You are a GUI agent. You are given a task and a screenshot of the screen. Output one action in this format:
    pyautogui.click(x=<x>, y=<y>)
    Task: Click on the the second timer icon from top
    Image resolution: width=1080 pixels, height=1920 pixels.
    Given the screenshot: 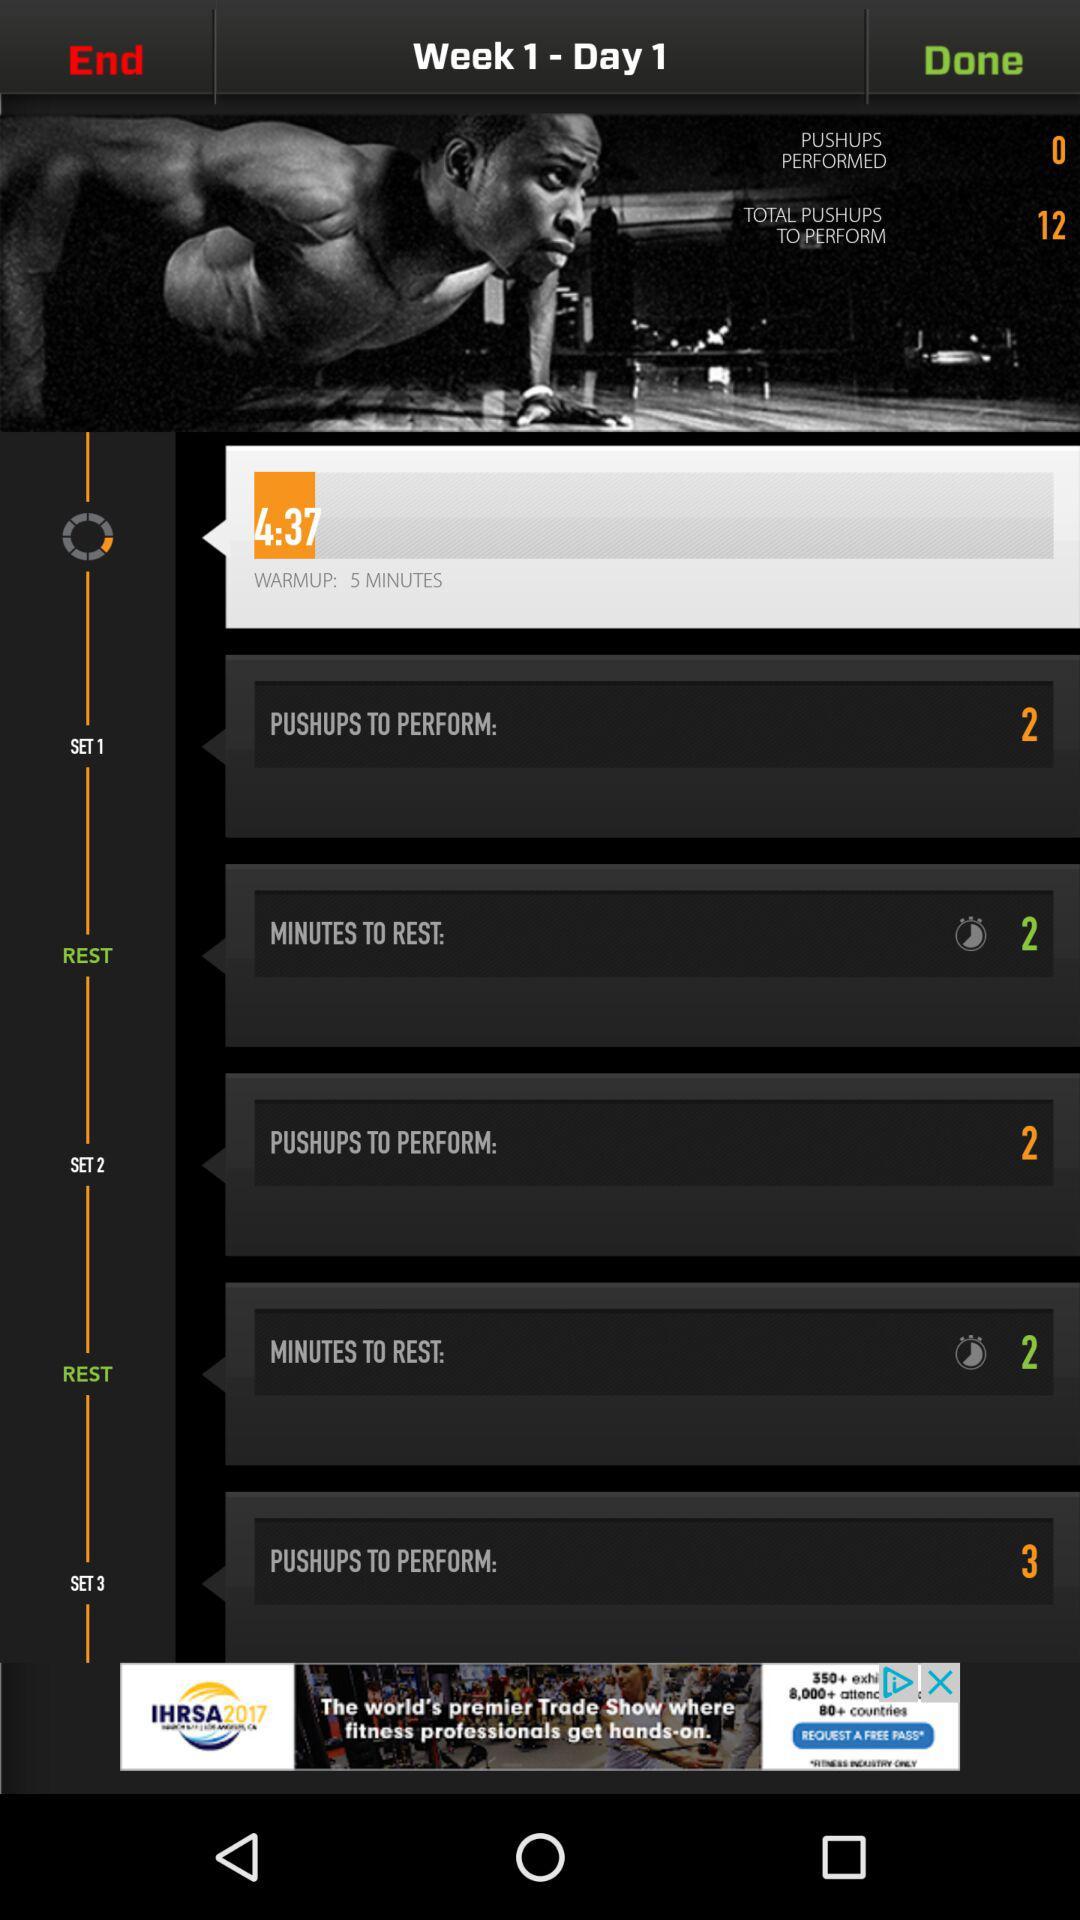 What is the action you would take?
    pyautogui.click(x=978, y=1352)
    